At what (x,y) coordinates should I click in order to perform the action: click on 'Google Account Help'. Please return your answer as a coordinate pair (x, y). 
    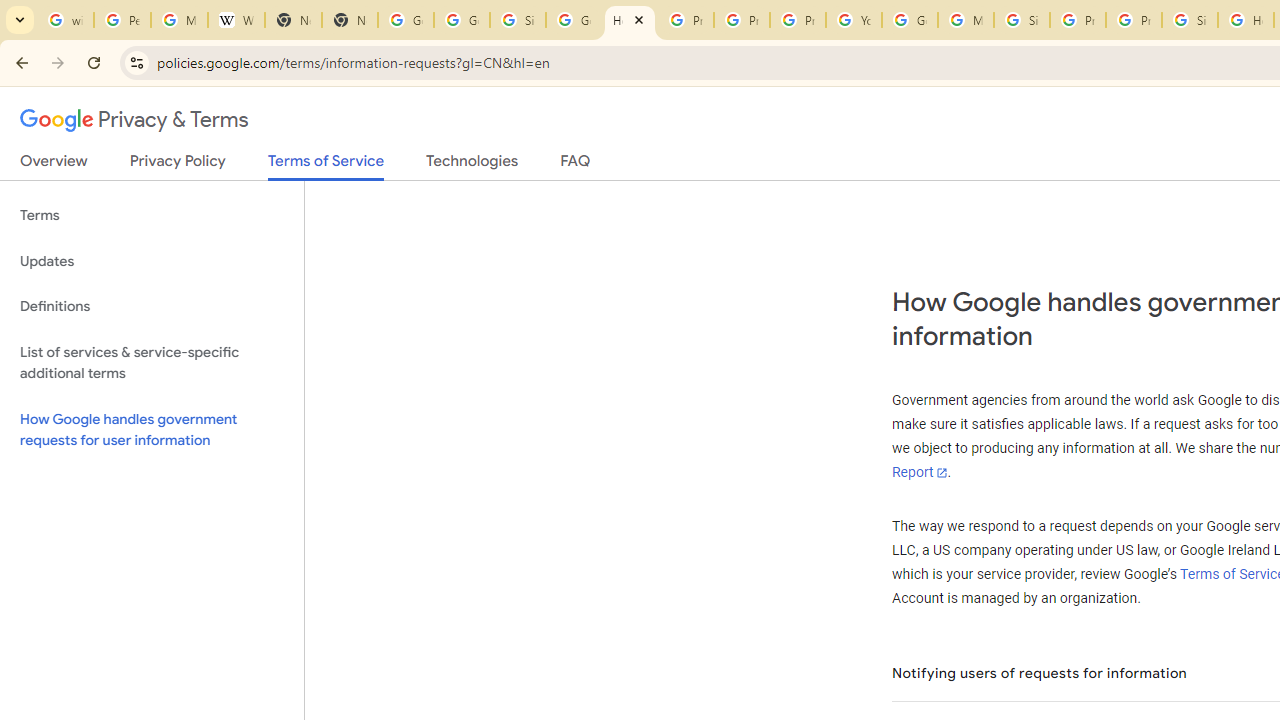
    Looking at the image, I should click on (909, 20).